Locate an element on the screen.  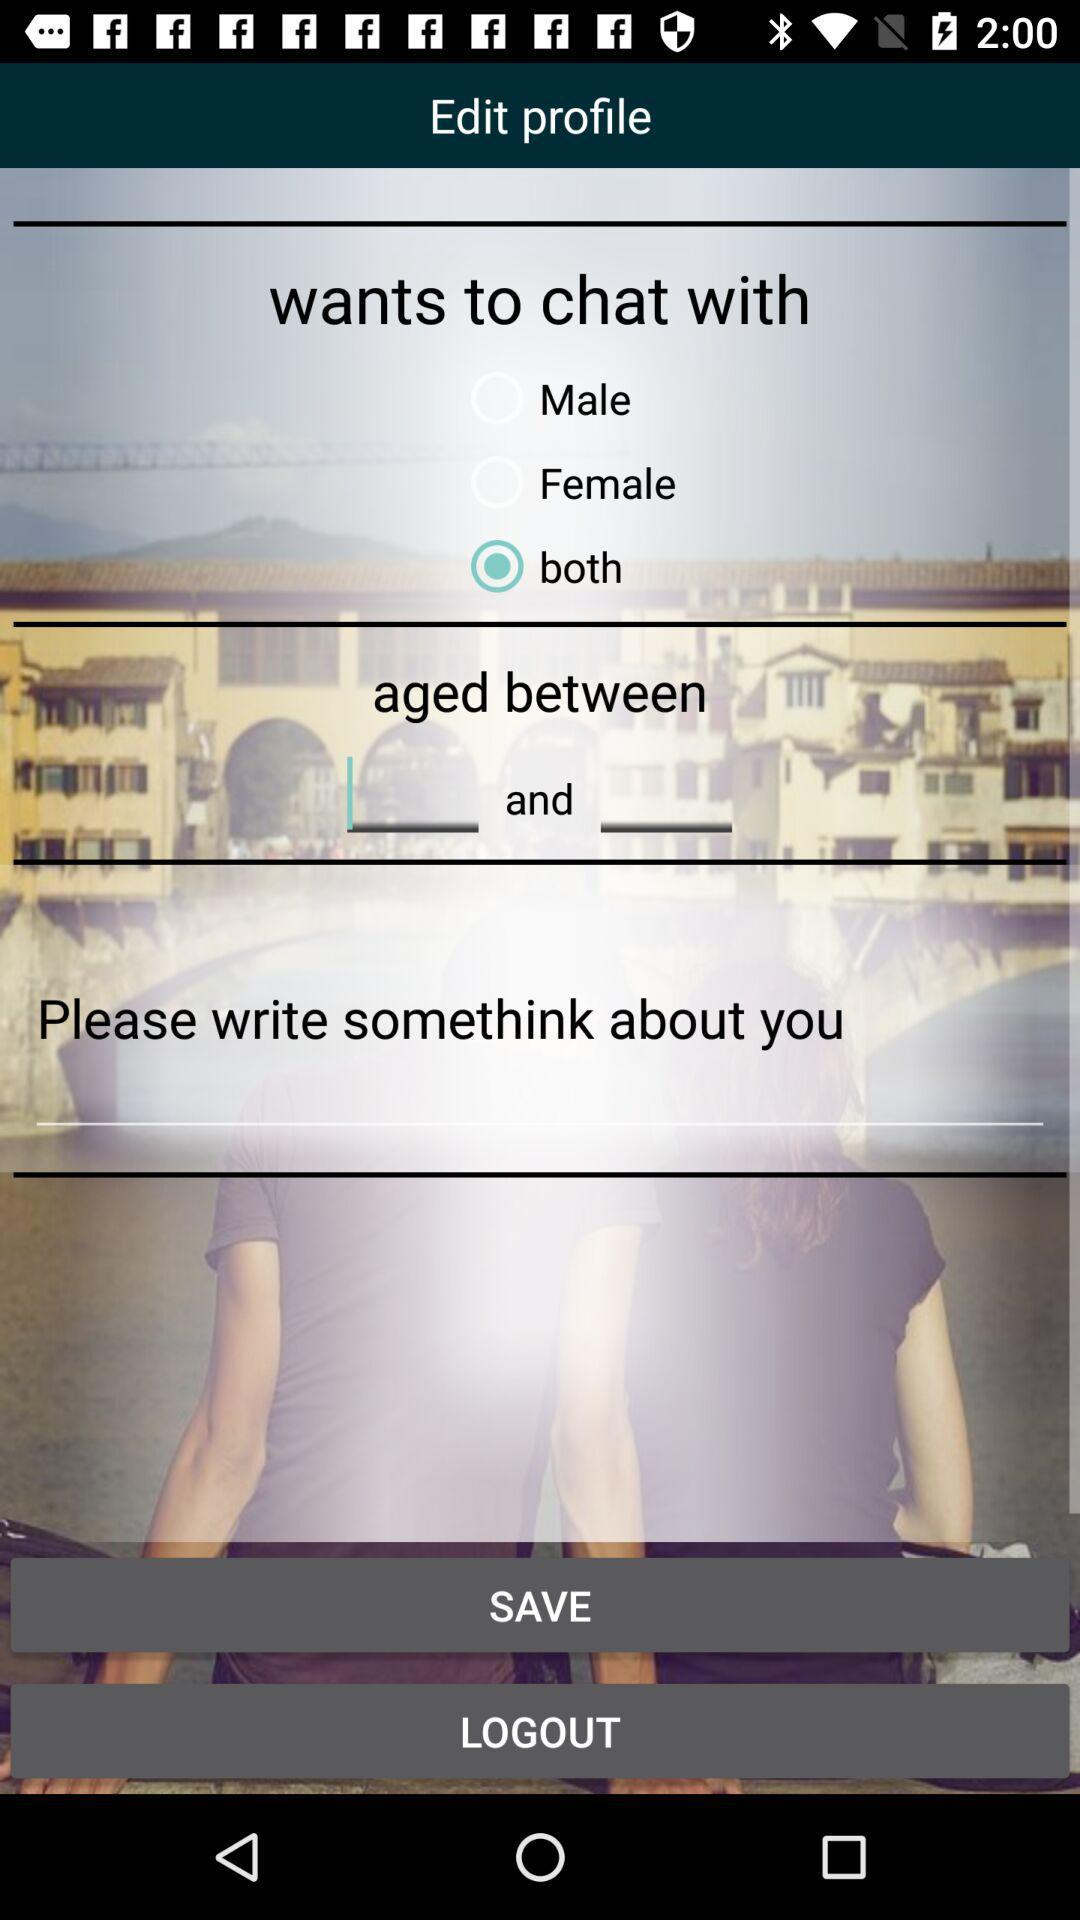
write the lowest age you want to chat with is located at coordinates (411, 792).